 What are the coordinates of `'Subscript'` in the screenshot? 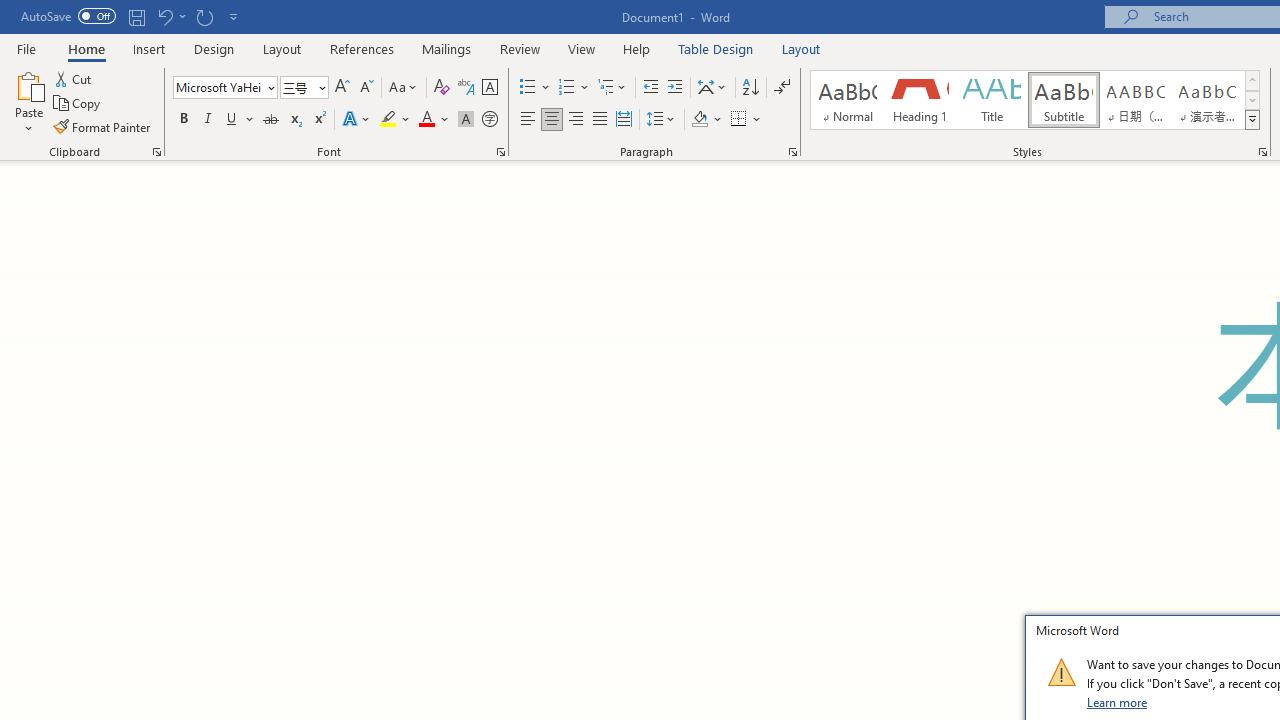 It's located at (294, 119).